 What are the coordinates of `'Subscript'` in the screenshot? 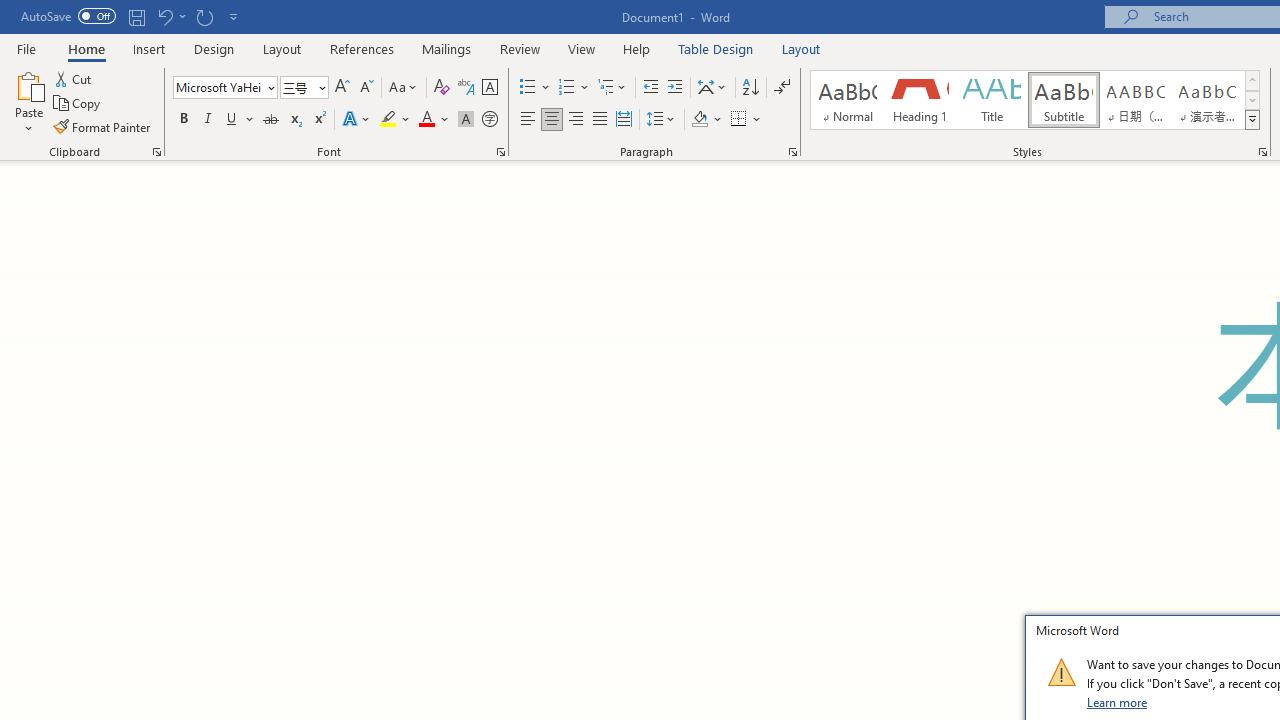 It's located at (294, 119).